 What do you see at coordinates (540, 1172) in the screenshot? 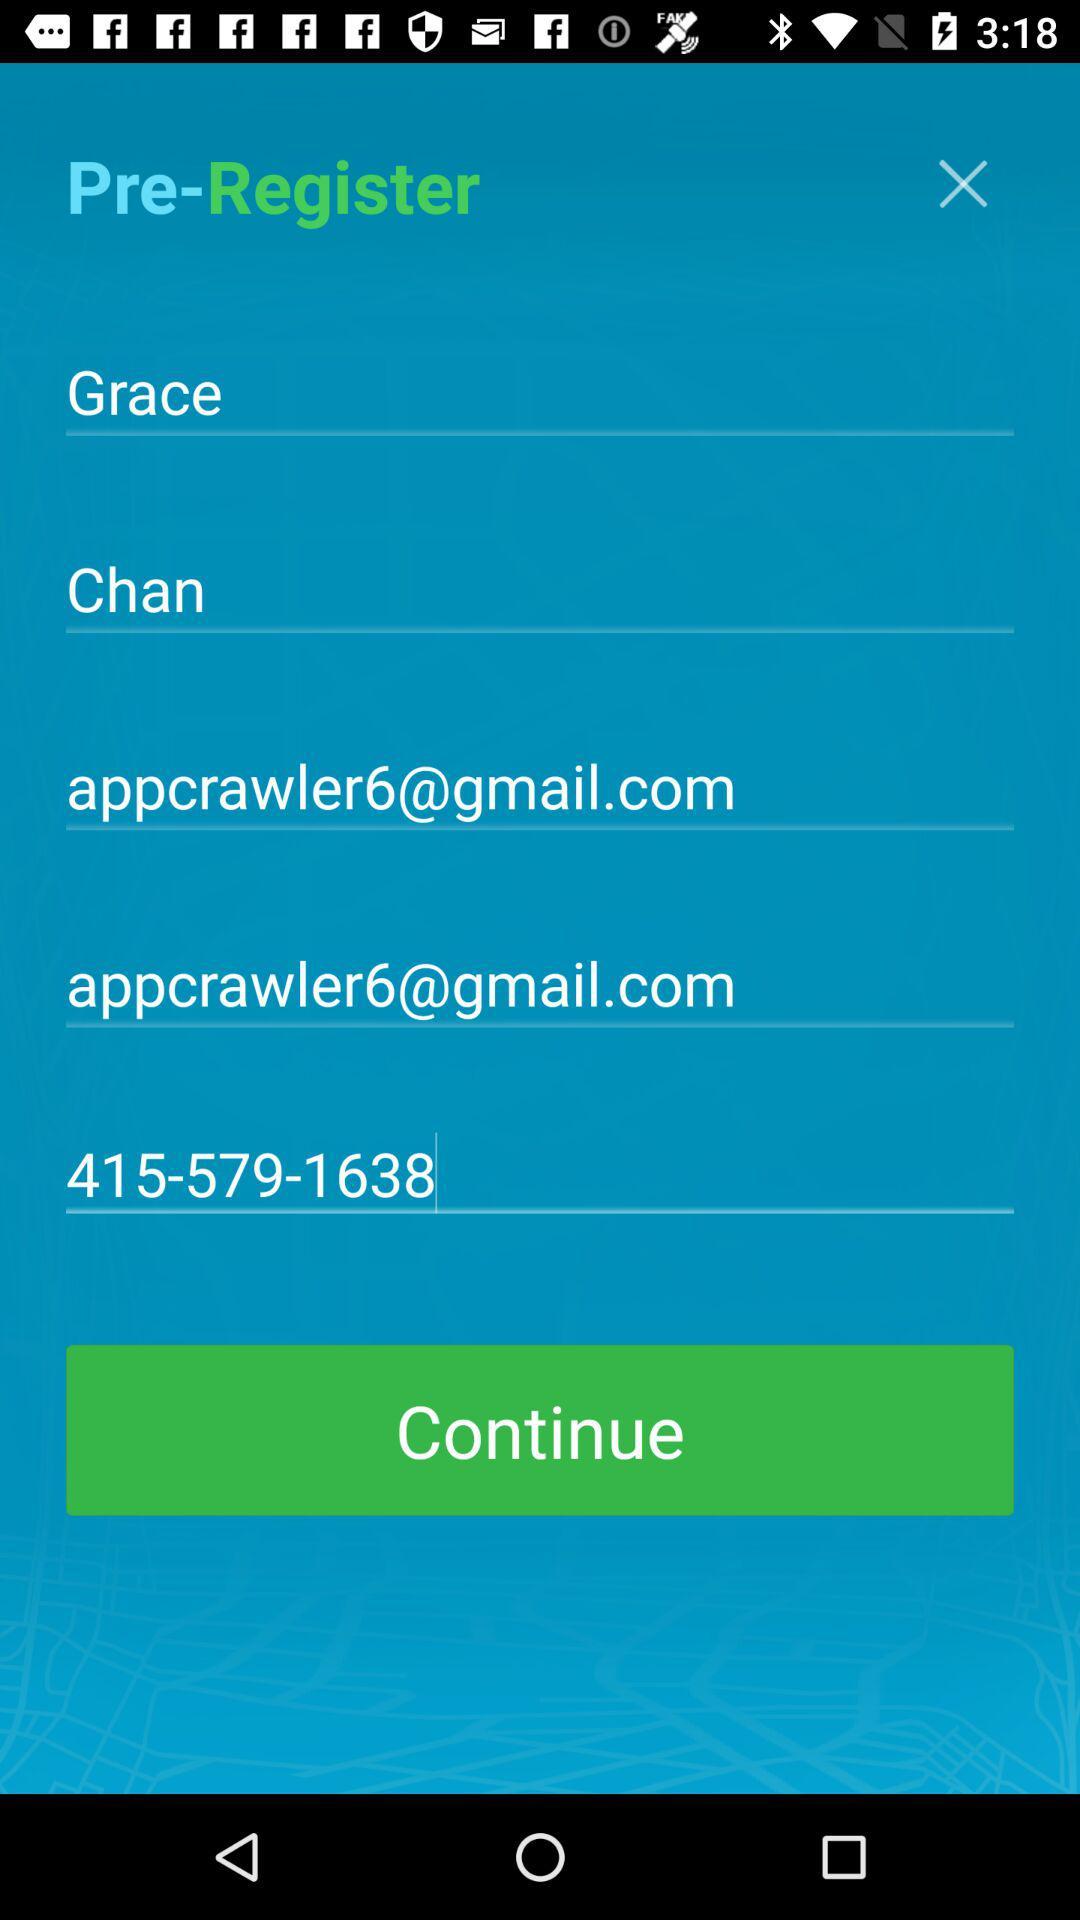
I see `415-579-1638` at bounding box center [540, 1172].